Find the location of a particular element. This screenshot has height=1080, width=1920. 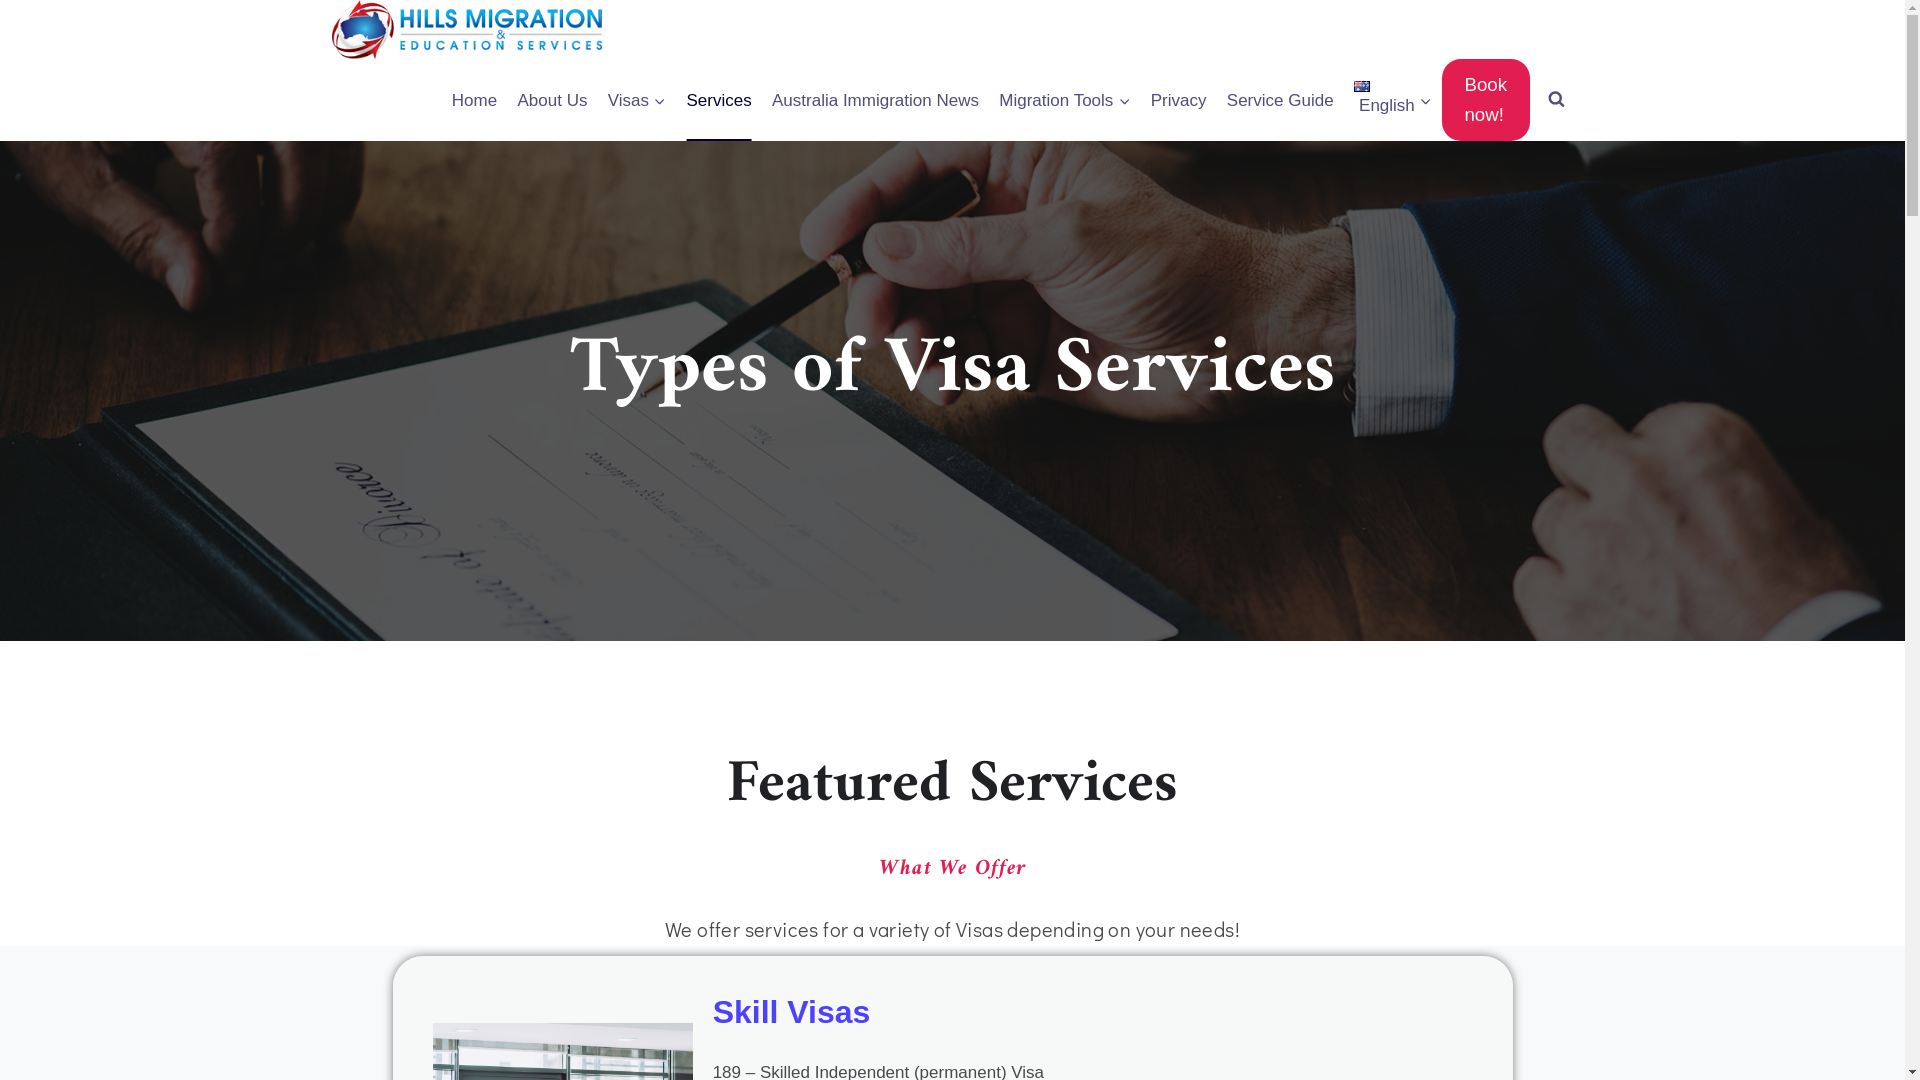

'Privacy' is located at coordinates (1141, 100).